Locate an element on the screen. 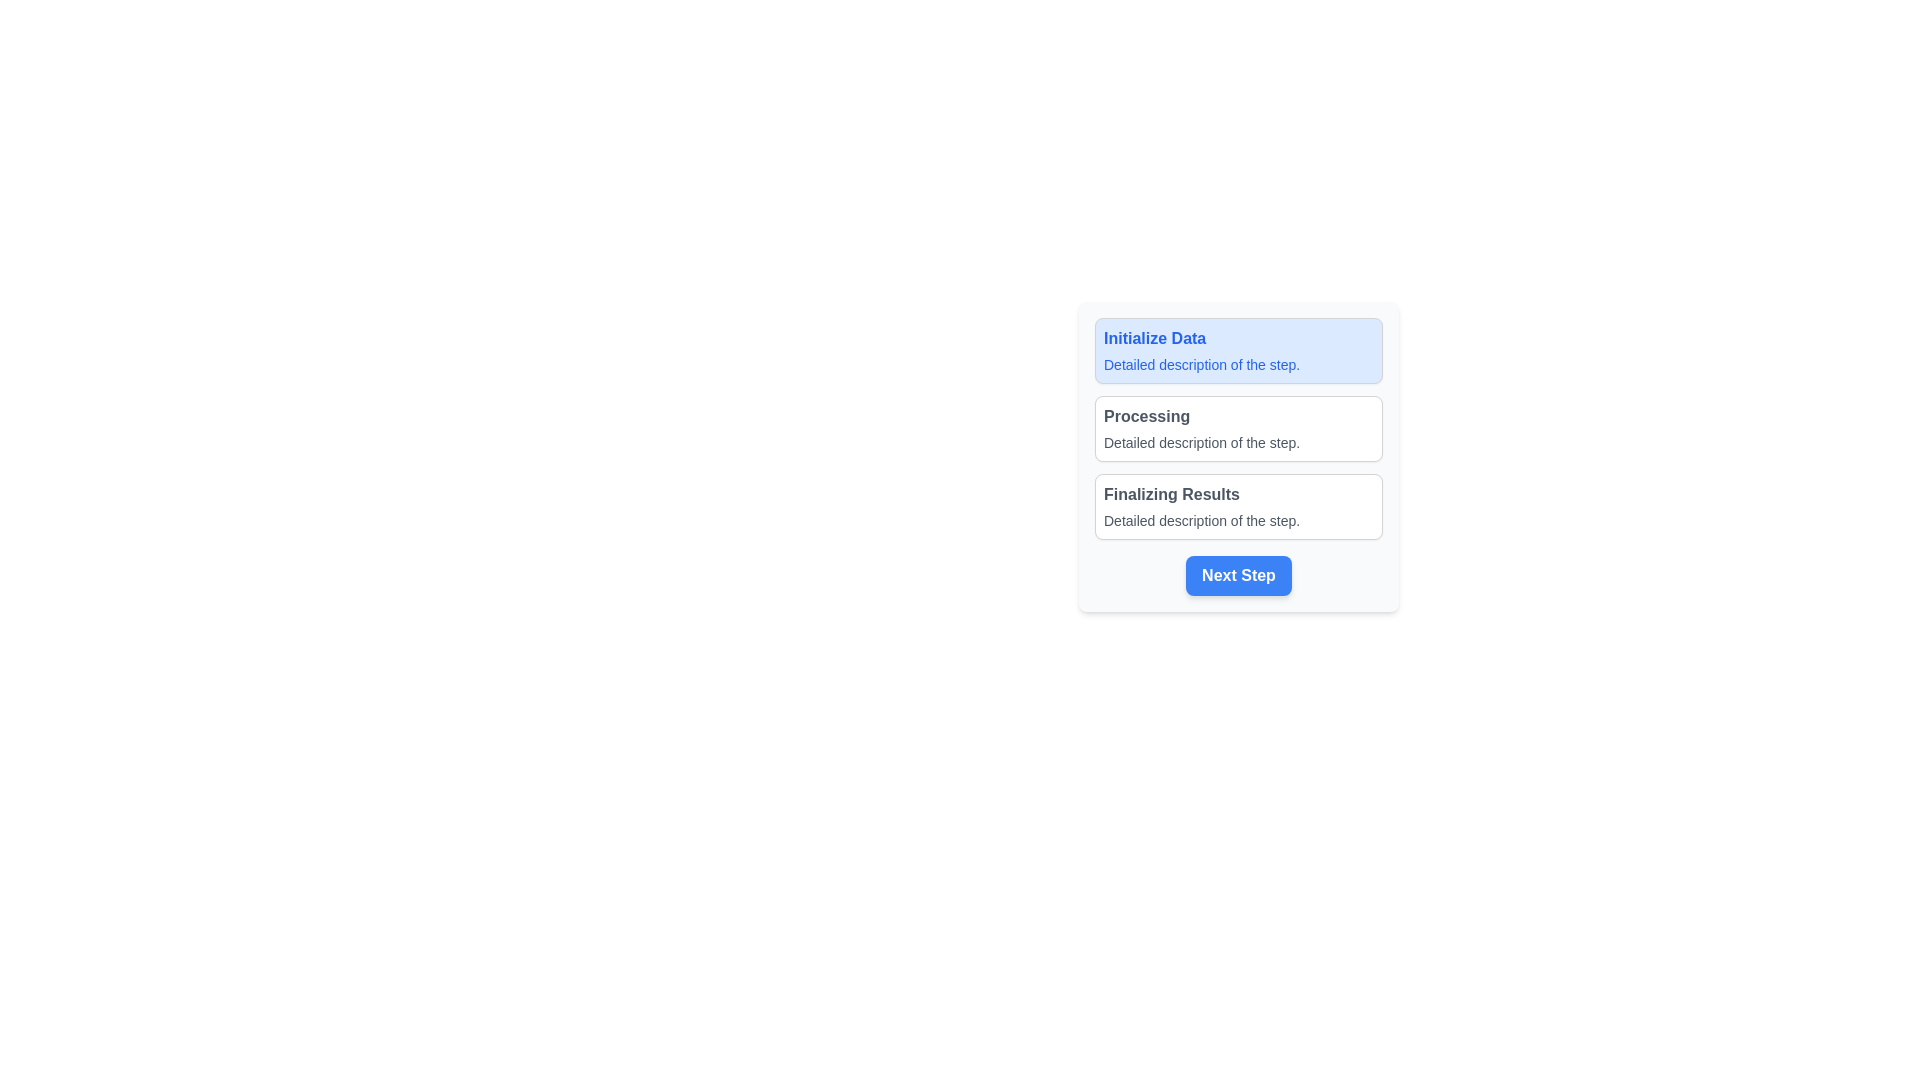 The width and height of the screenshot is (1920, 1080). the text snippet that reads 'Detailed description of the step.' located below the bold title 'Initialize Data.' is located at coordinates (1237, 365).